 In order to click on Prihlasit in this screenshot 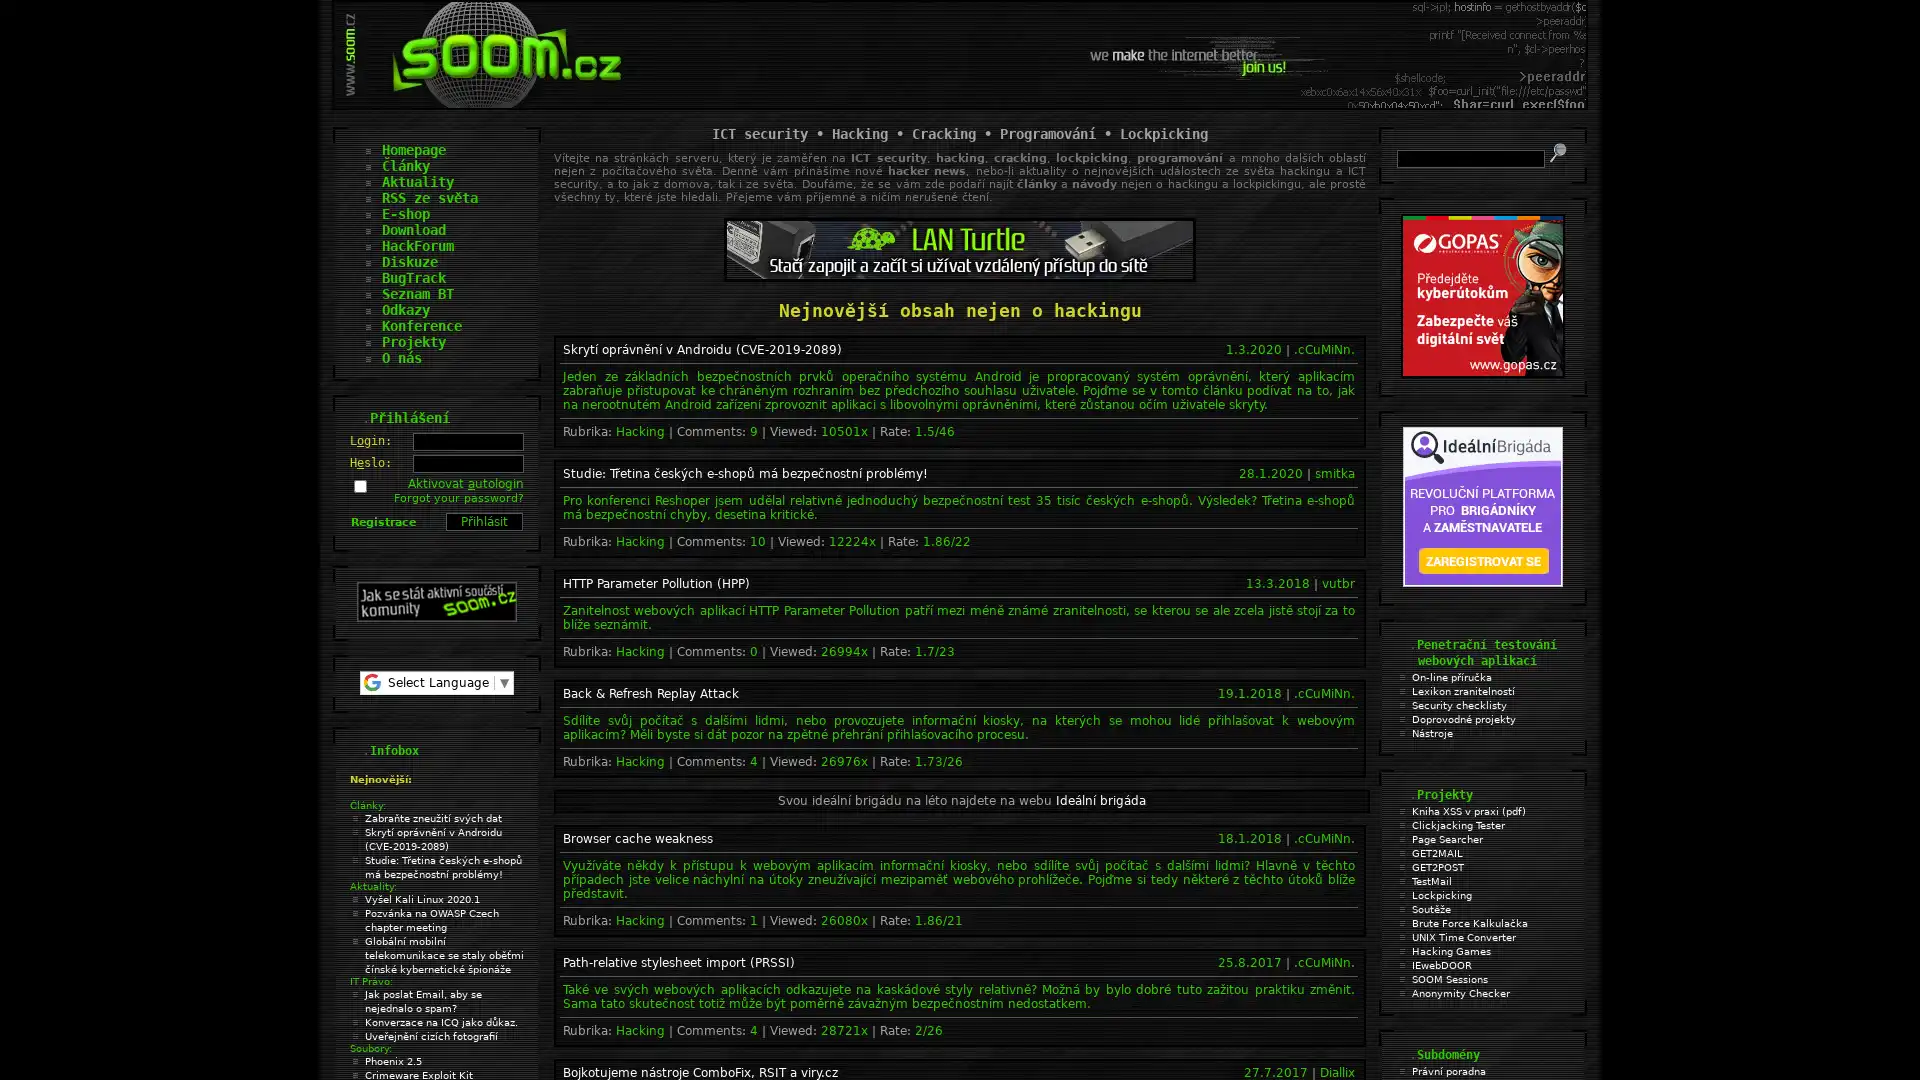, I will do `click(484, 520)`.